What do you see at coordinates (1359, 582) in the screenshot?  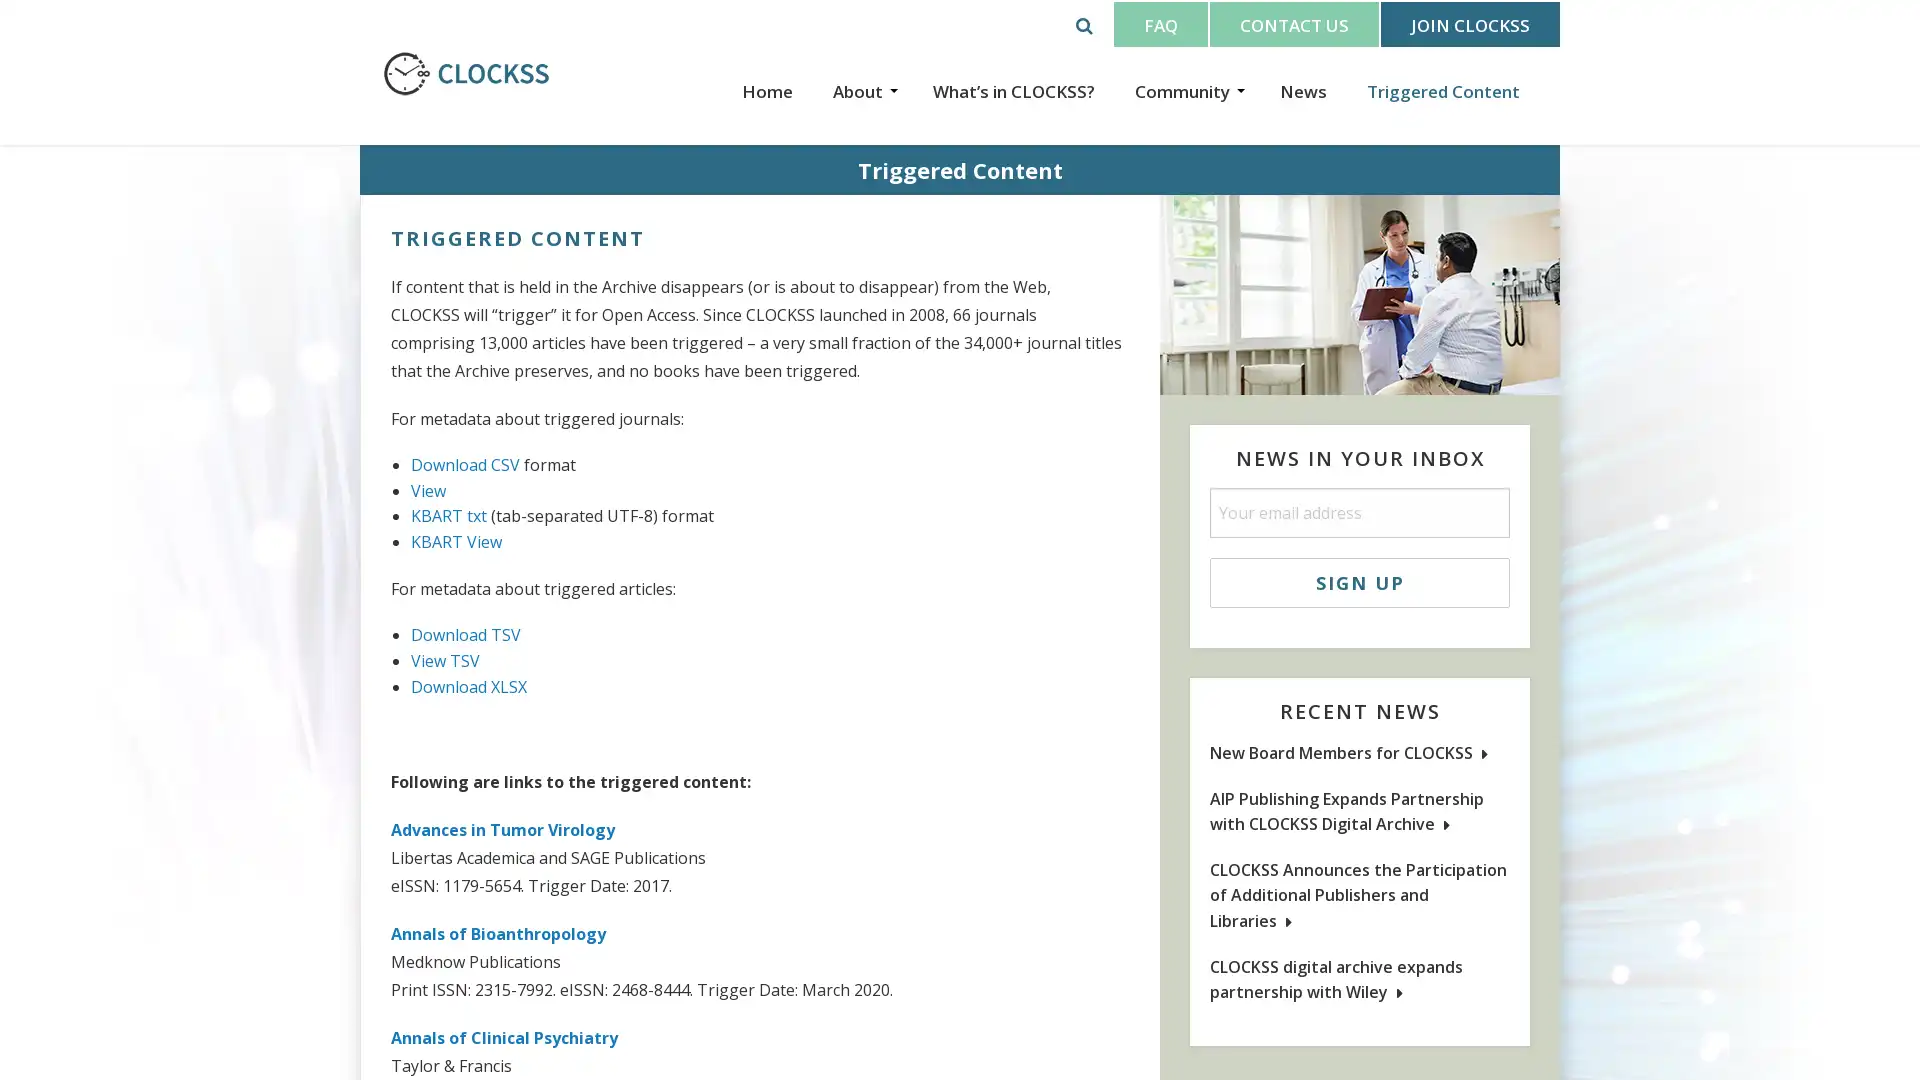 I see `Sign up` at bounding box center [1359, 582].